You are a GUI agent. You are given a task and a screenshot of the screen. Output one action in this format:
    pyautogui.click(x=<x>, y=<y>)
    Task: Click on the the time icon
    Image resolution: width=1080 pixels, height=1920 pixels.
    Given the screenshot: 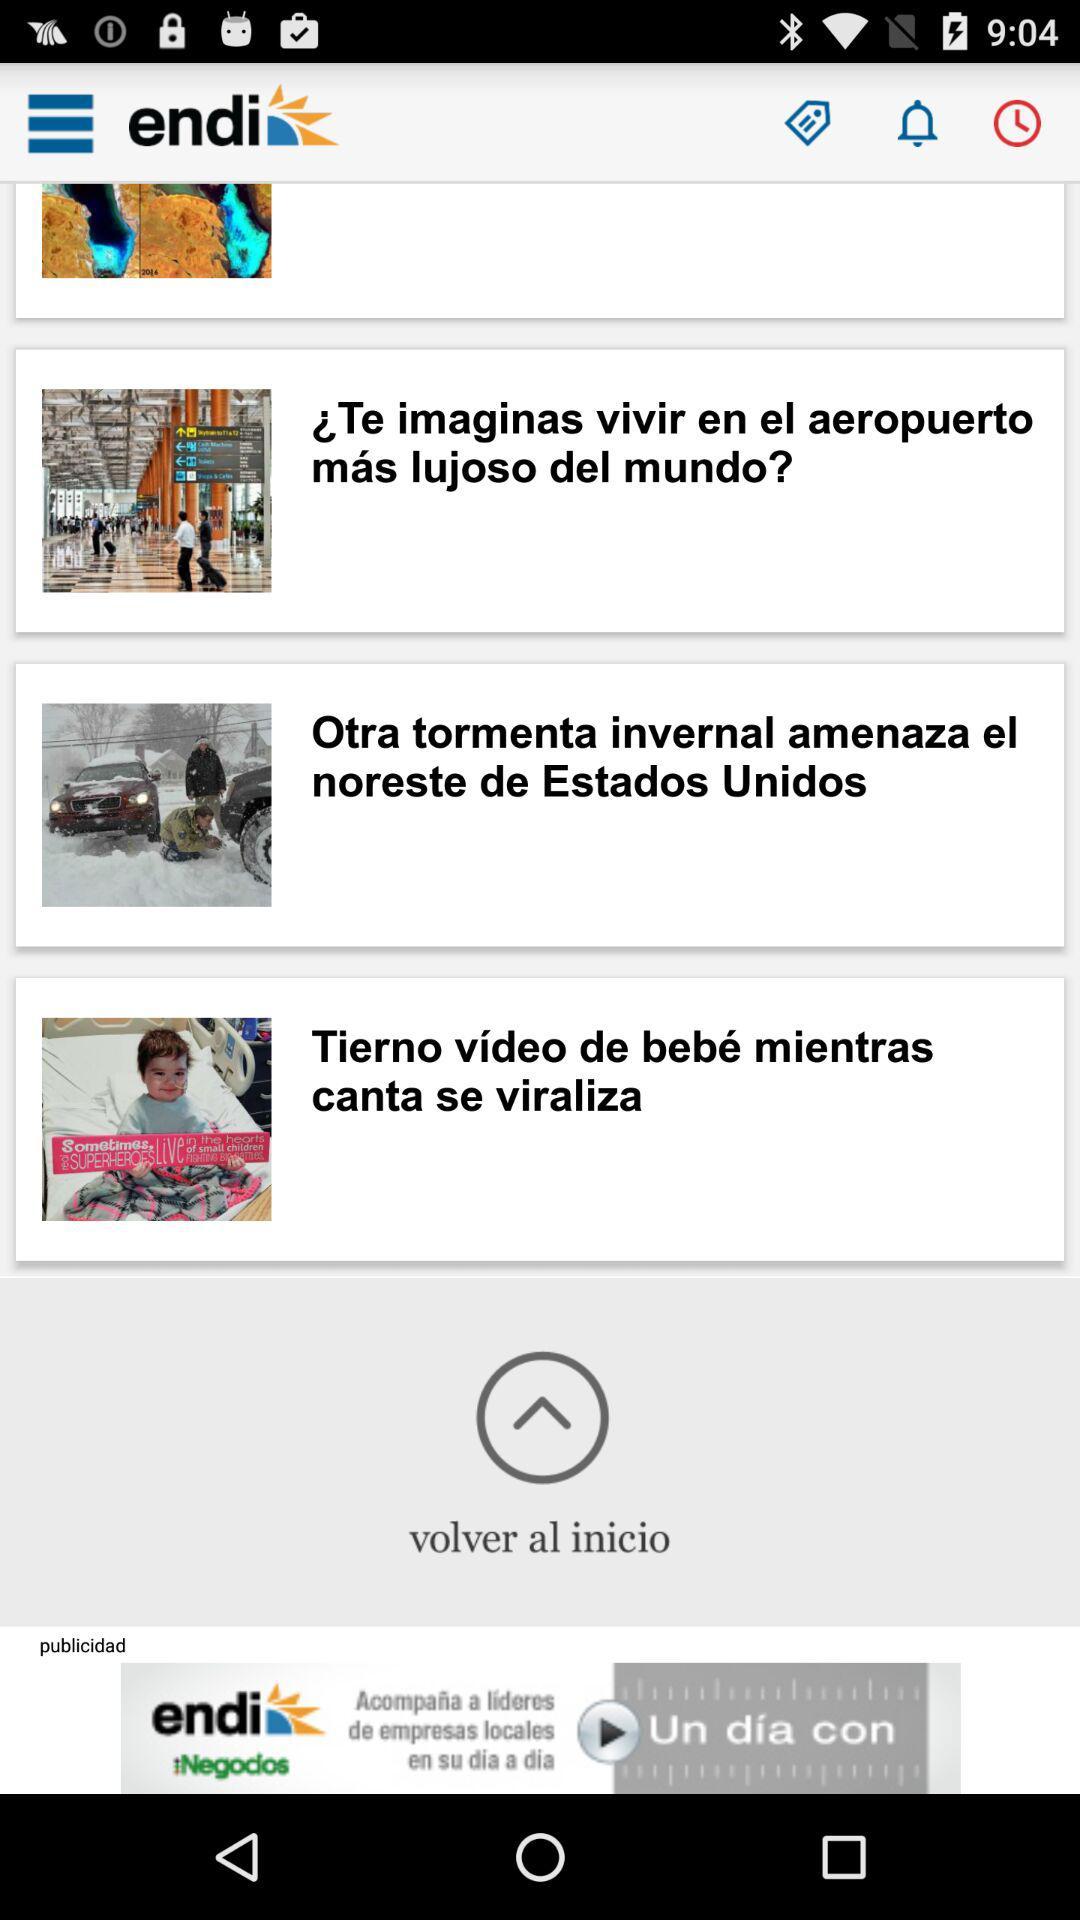 What is the action you would take?
    pyautogui.click(x=1017, y=131)
    